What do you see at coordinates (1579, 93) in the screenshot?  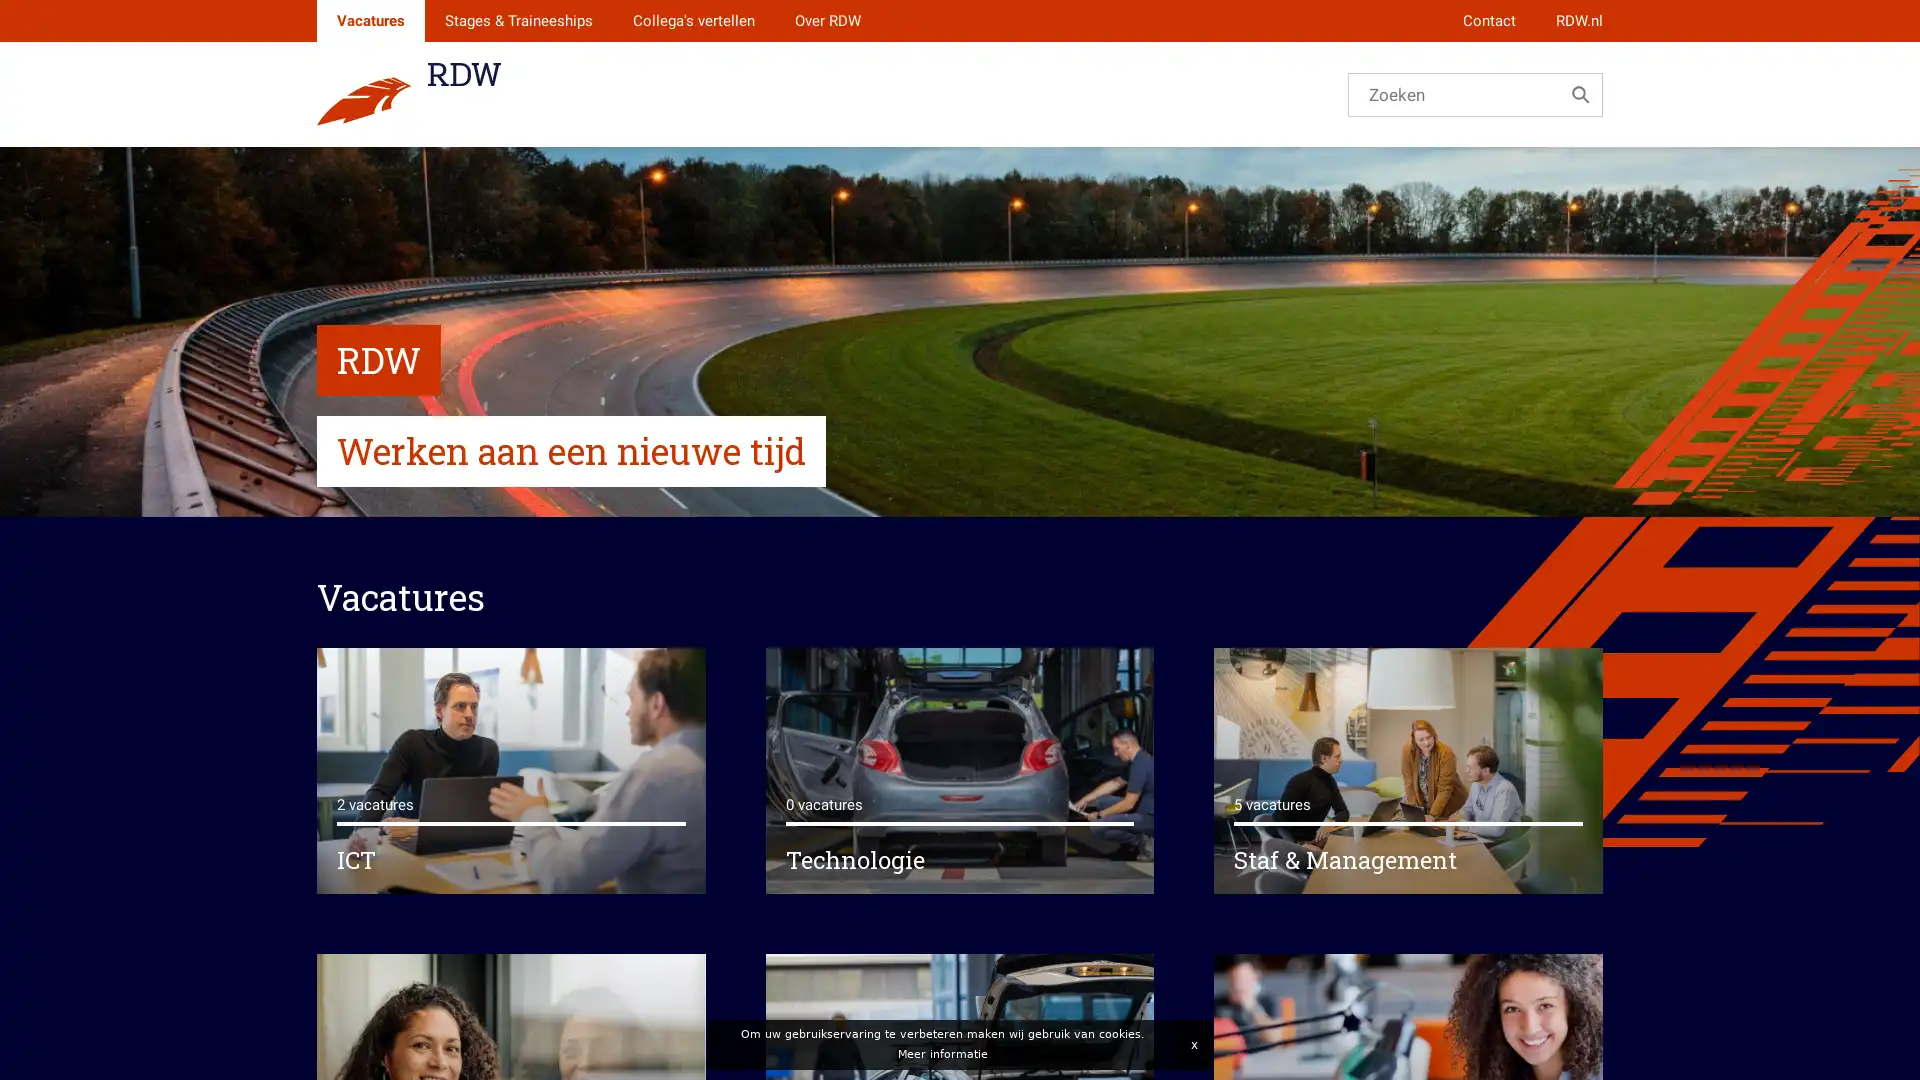 I see `Zoek...` at bounding box center [1579, 93].